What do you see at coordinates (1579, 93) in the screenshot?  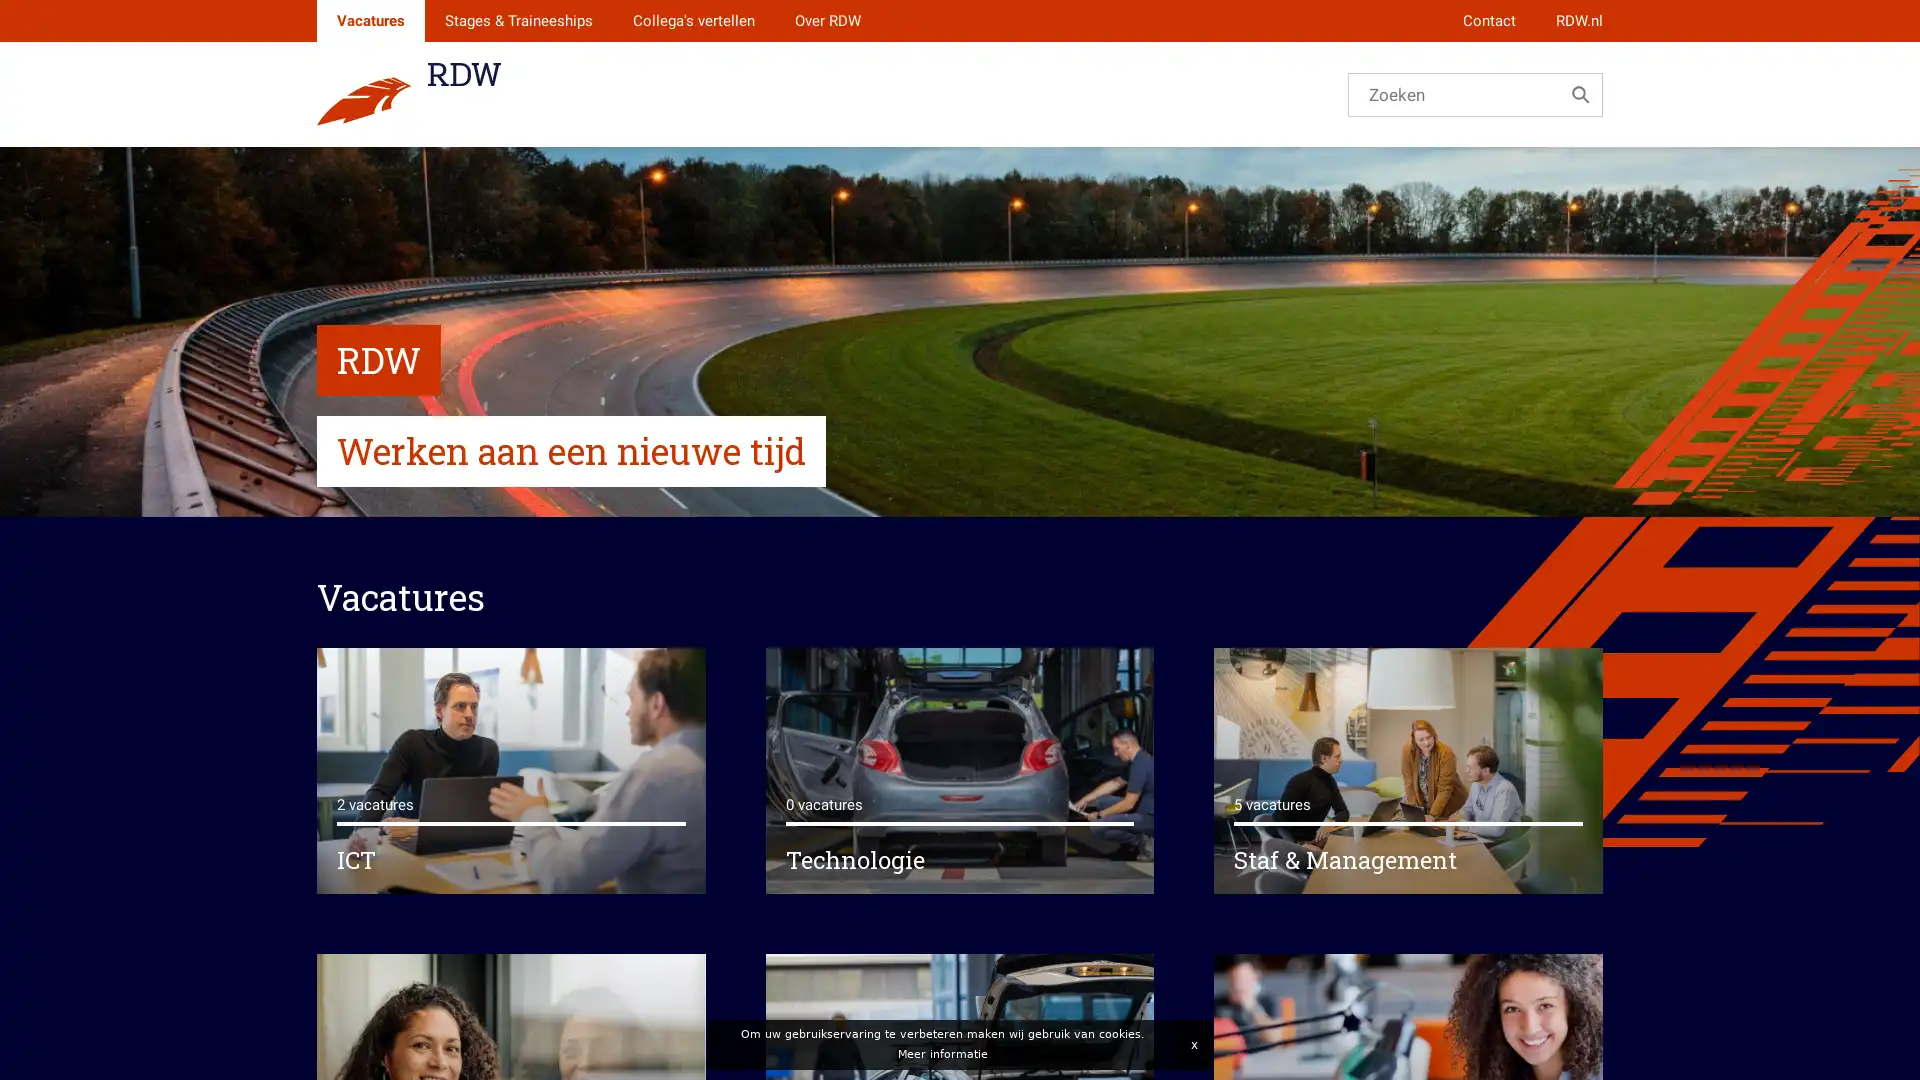 I see `Zoek...` at bounding box center [1579, 93].